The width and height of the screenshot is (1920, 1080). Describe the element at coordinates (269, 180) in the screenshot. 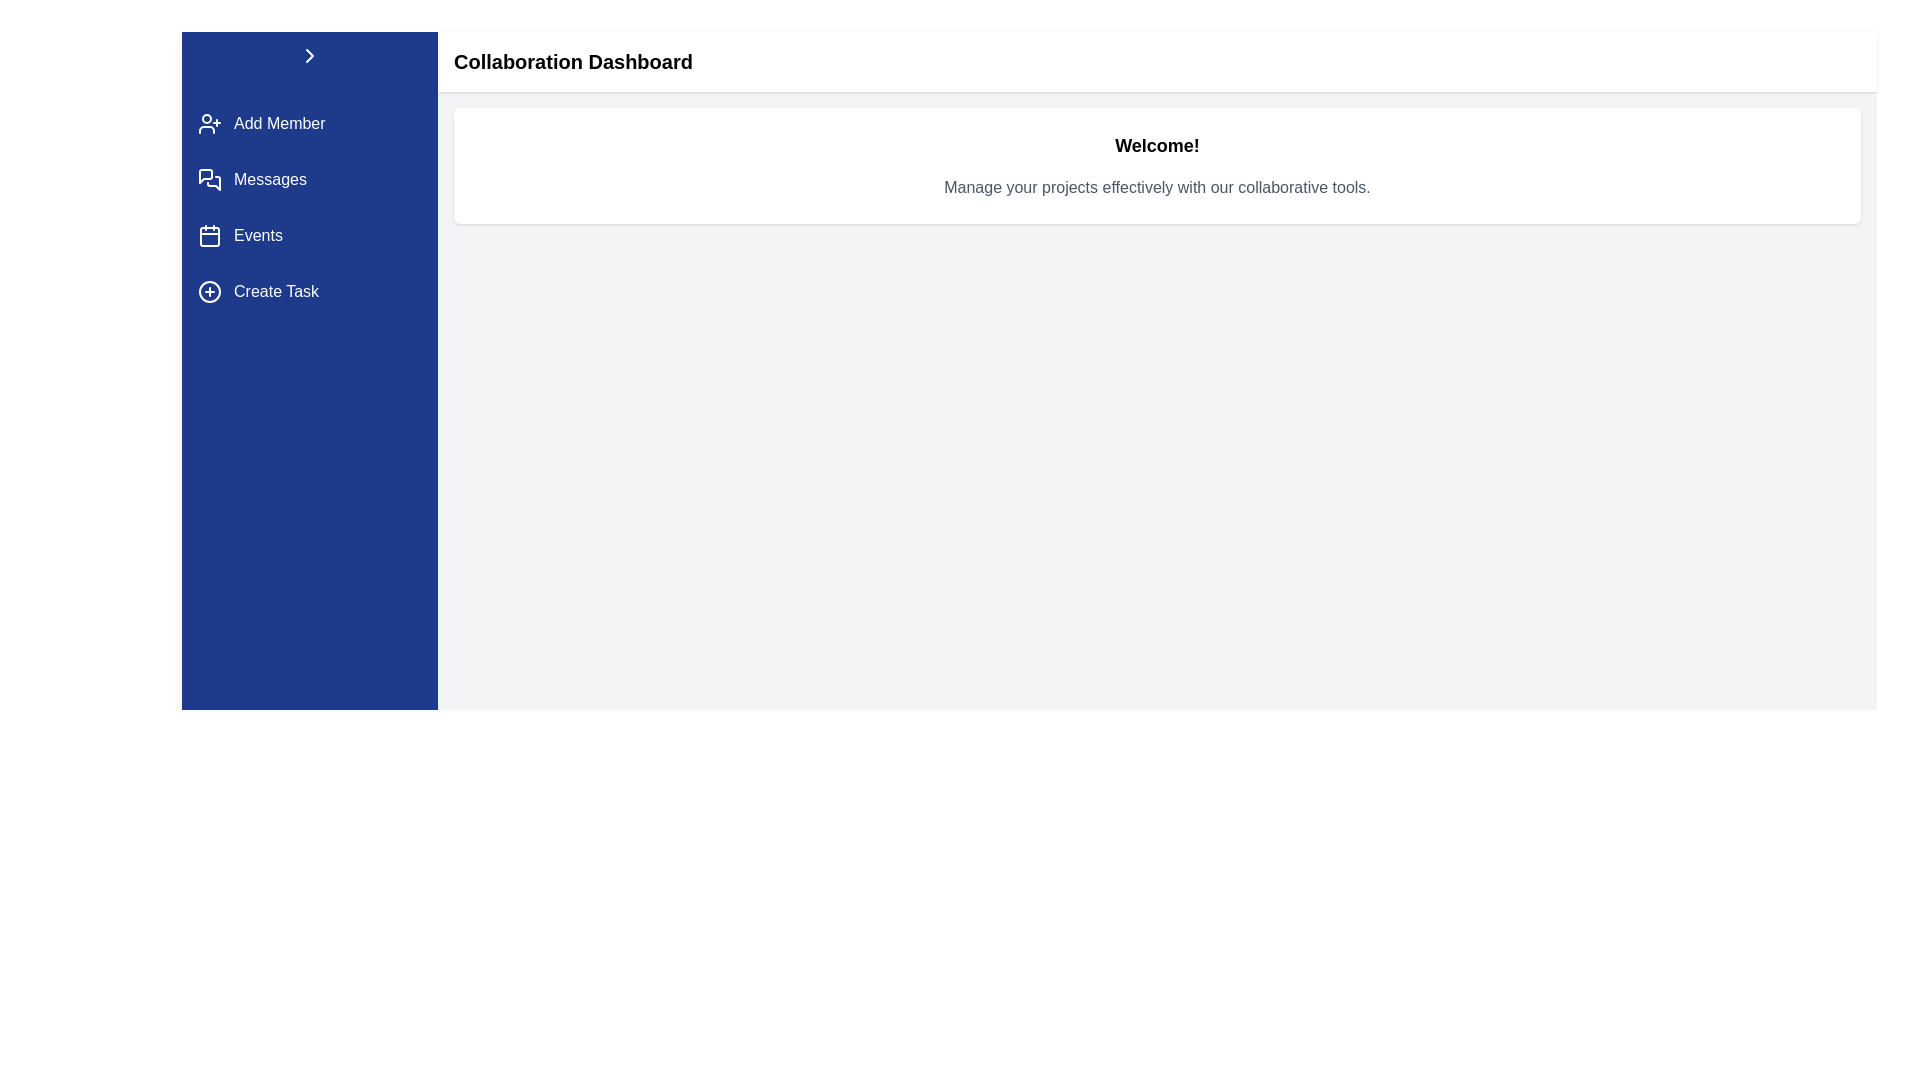

I see `the 'Messages' label in the sidebar menu` at that location.